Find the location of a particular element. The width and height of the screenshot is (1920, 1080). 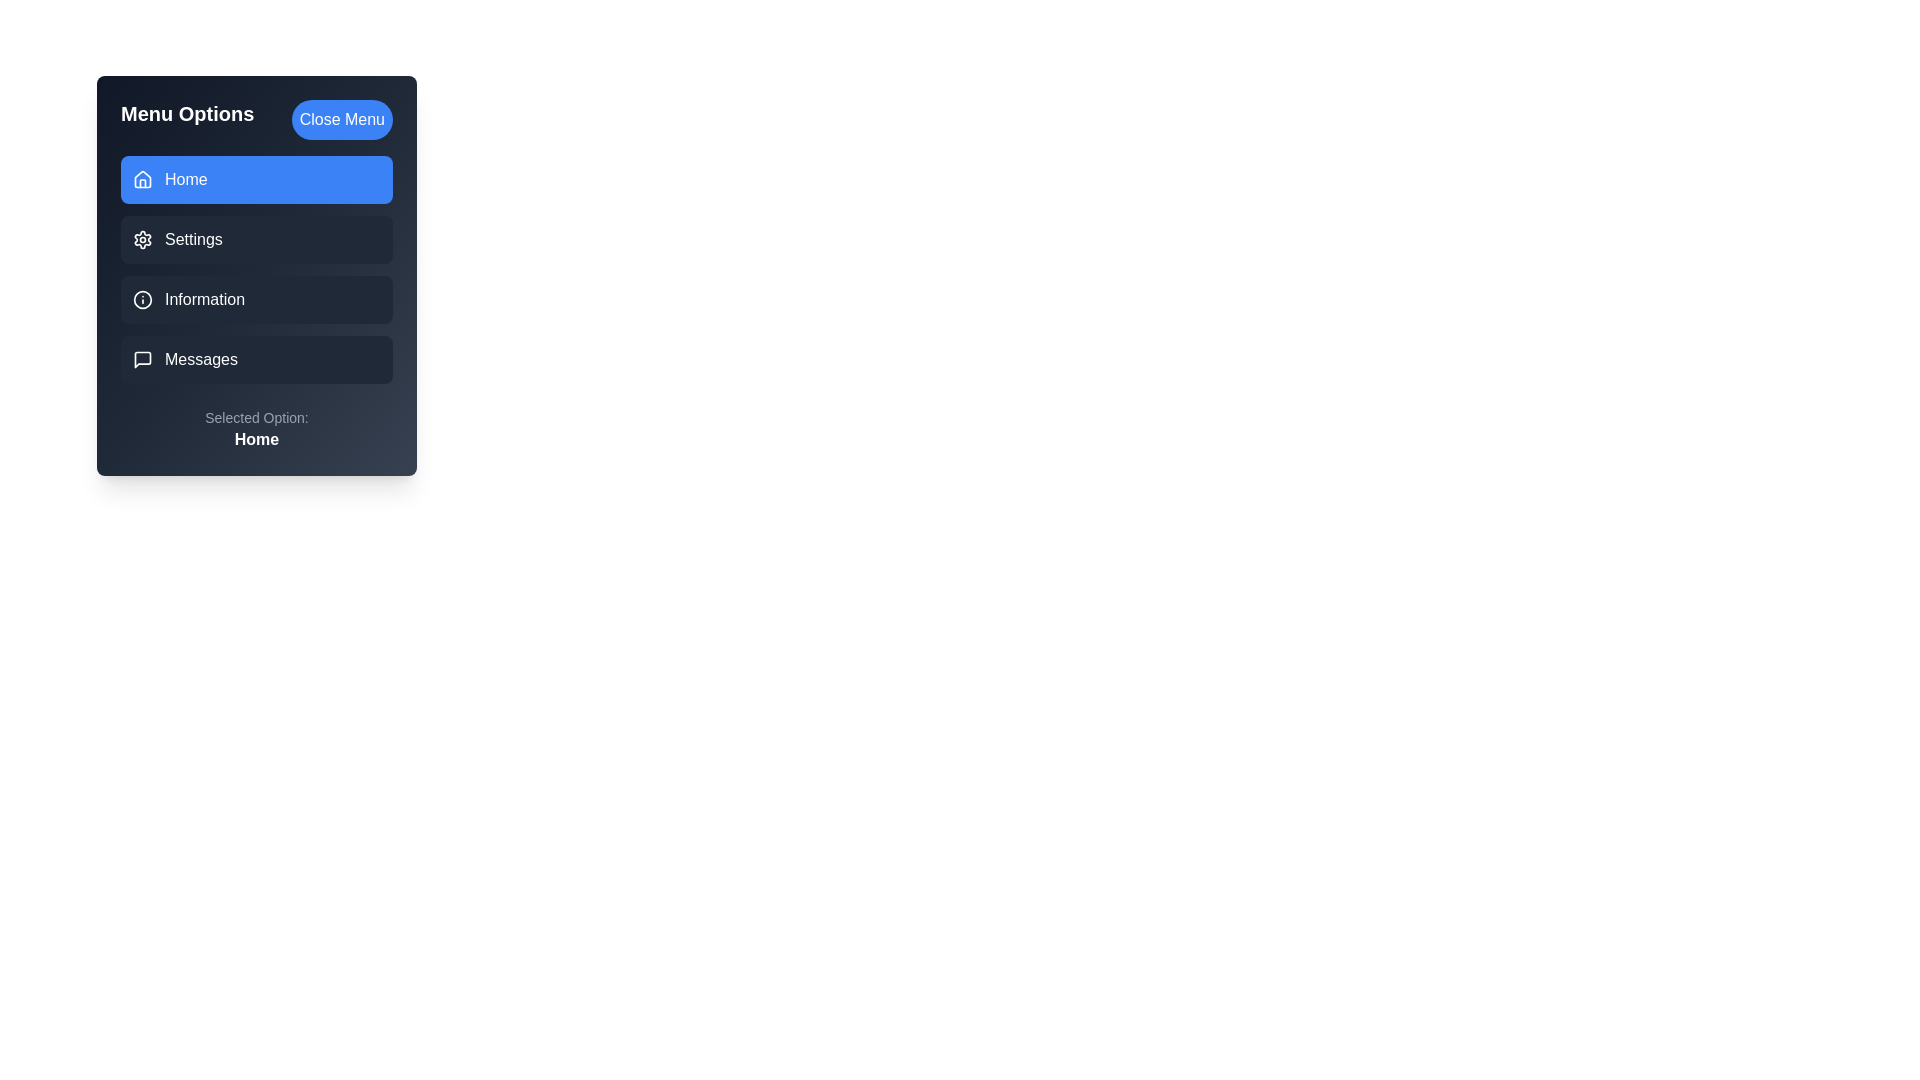

the visual representation of the '!' icon within the gray rectangular button labeled 'Information', which is the third entry in the vertical menu list is located at coordinates (142, 300).